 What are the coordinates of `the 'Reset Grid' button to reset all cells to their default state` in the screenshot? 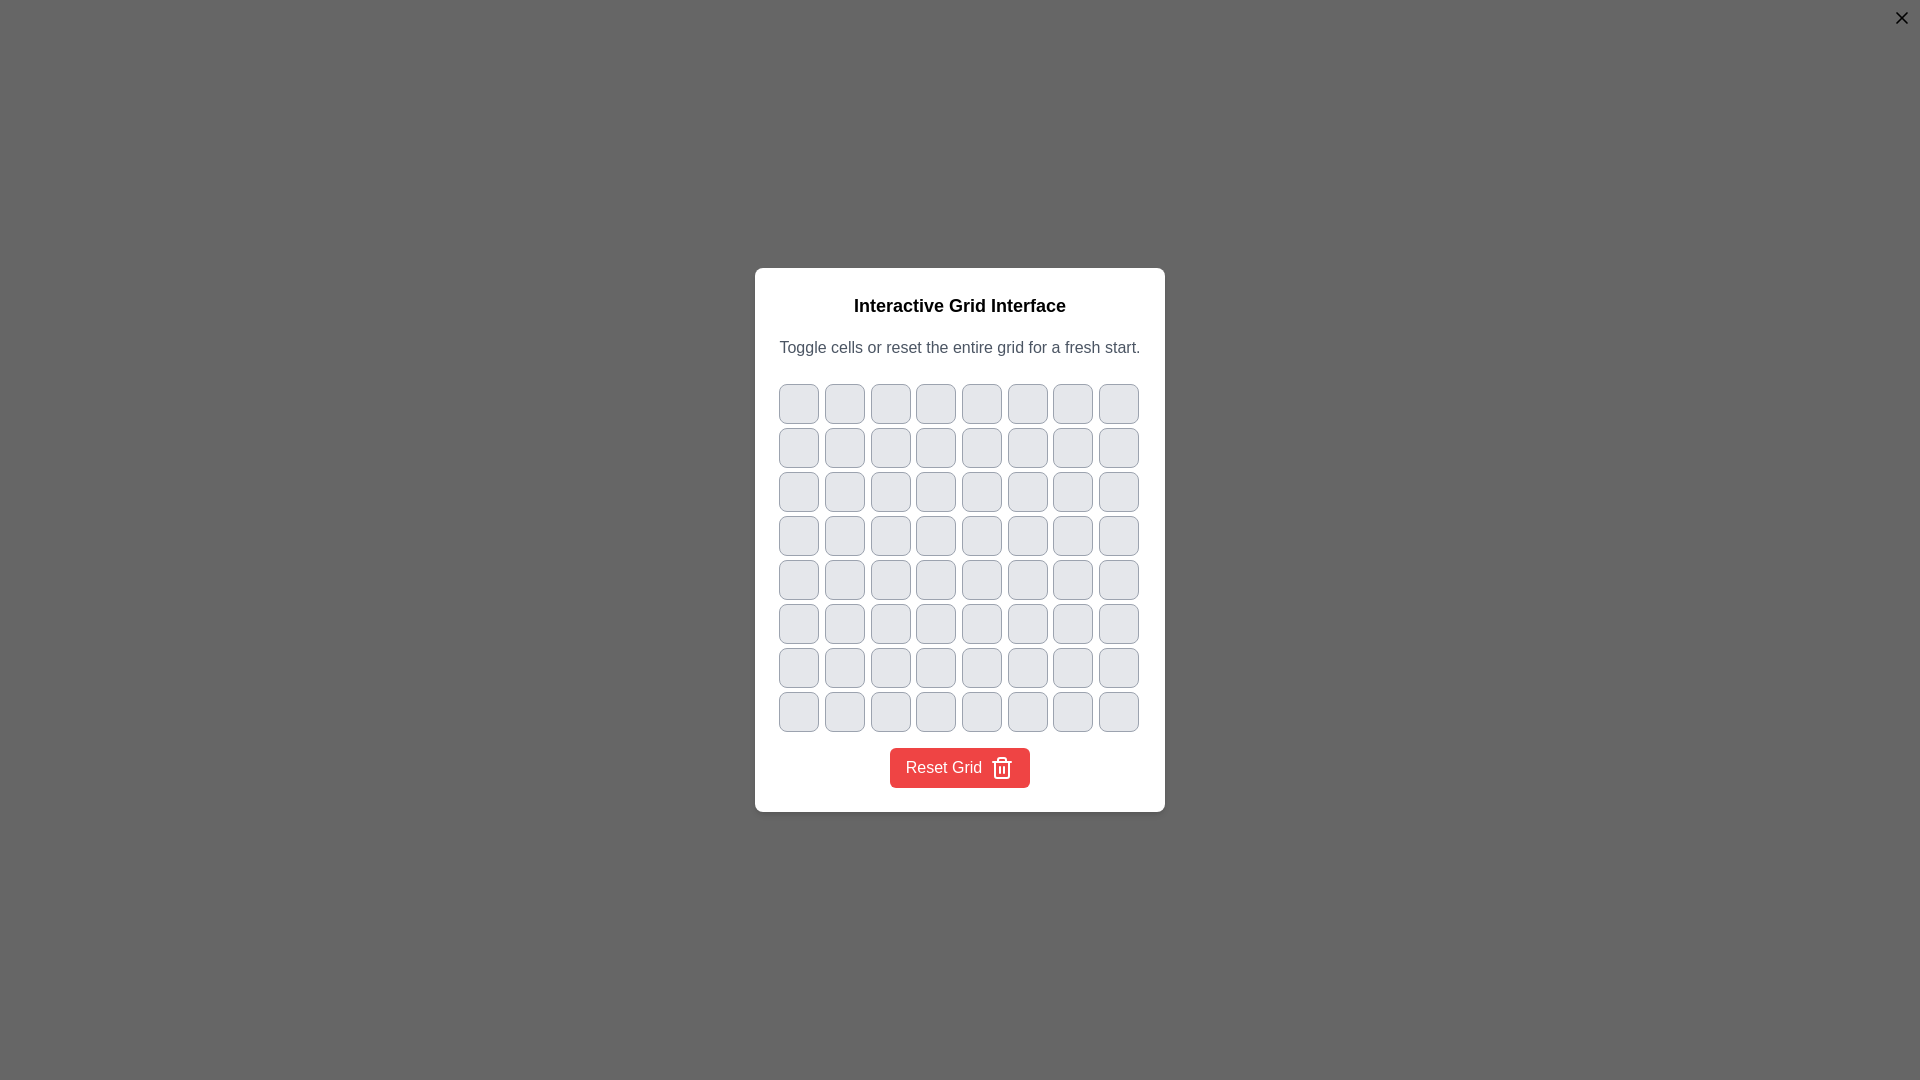 It's located at (960, 766).